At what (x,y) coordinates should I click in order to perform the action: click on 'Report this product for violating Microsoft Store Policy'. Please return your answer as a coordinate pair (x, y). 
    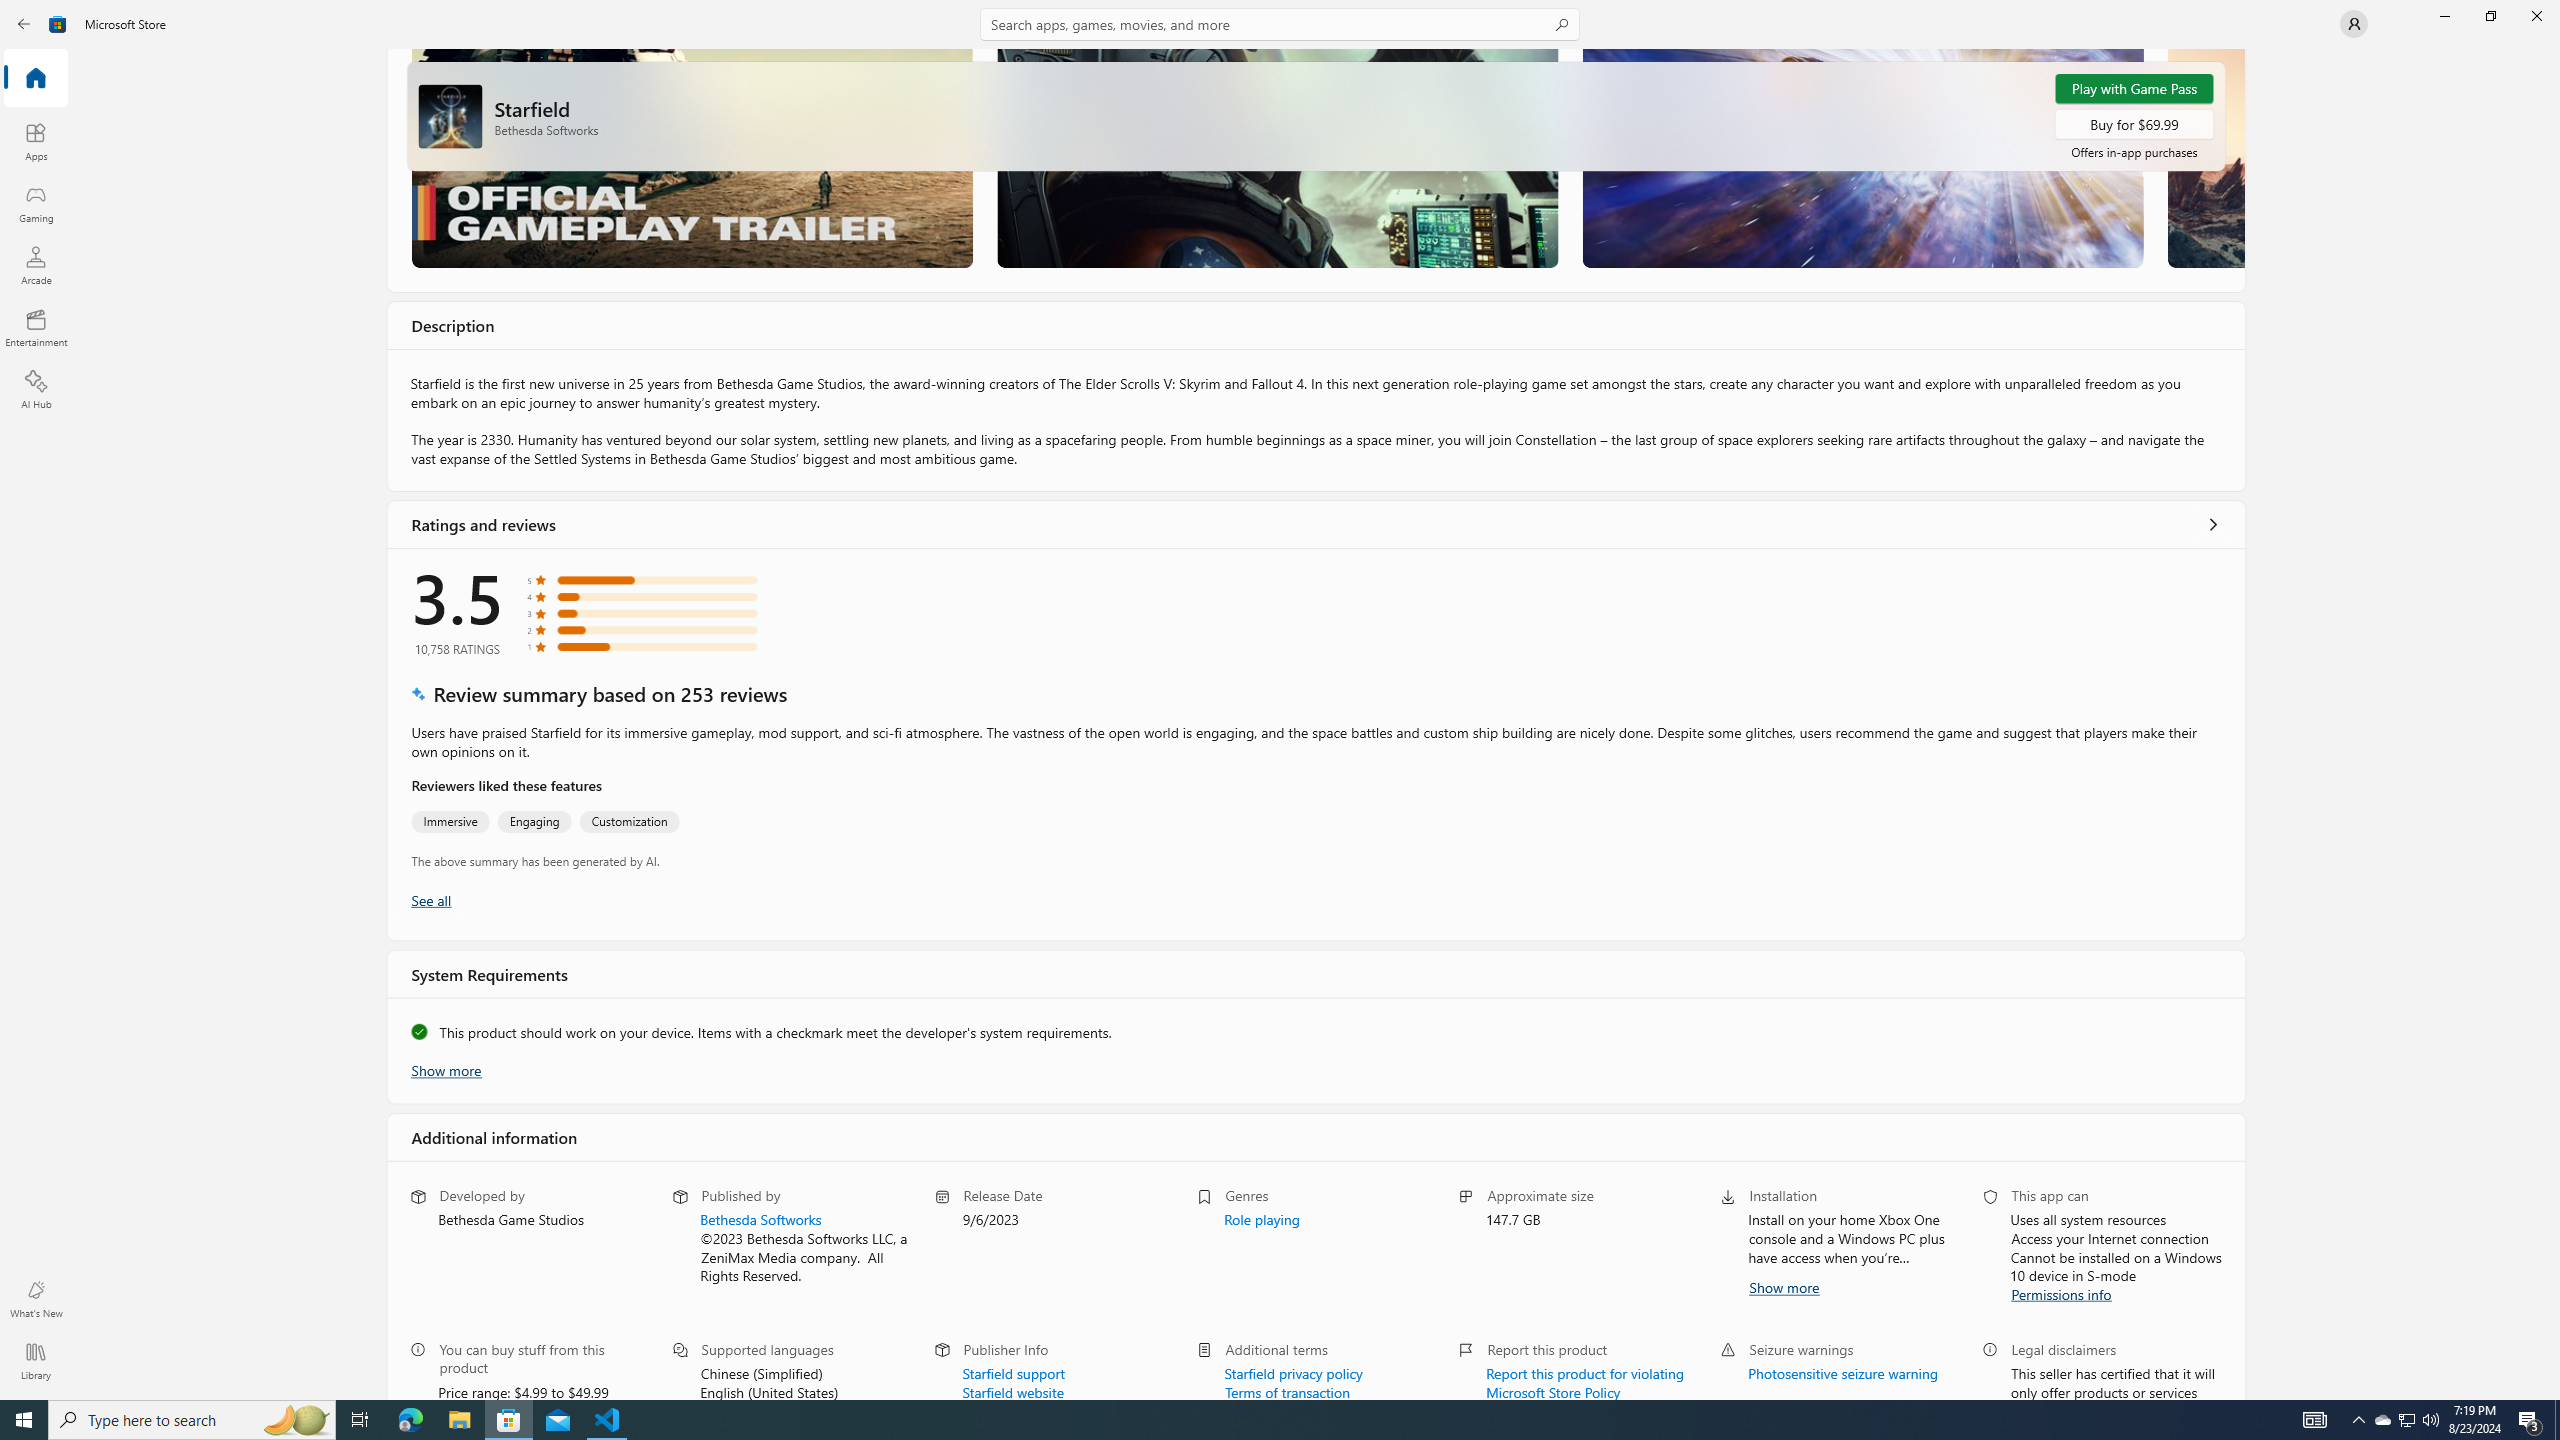
    Looking at the image, I should click on (1585, 1380).